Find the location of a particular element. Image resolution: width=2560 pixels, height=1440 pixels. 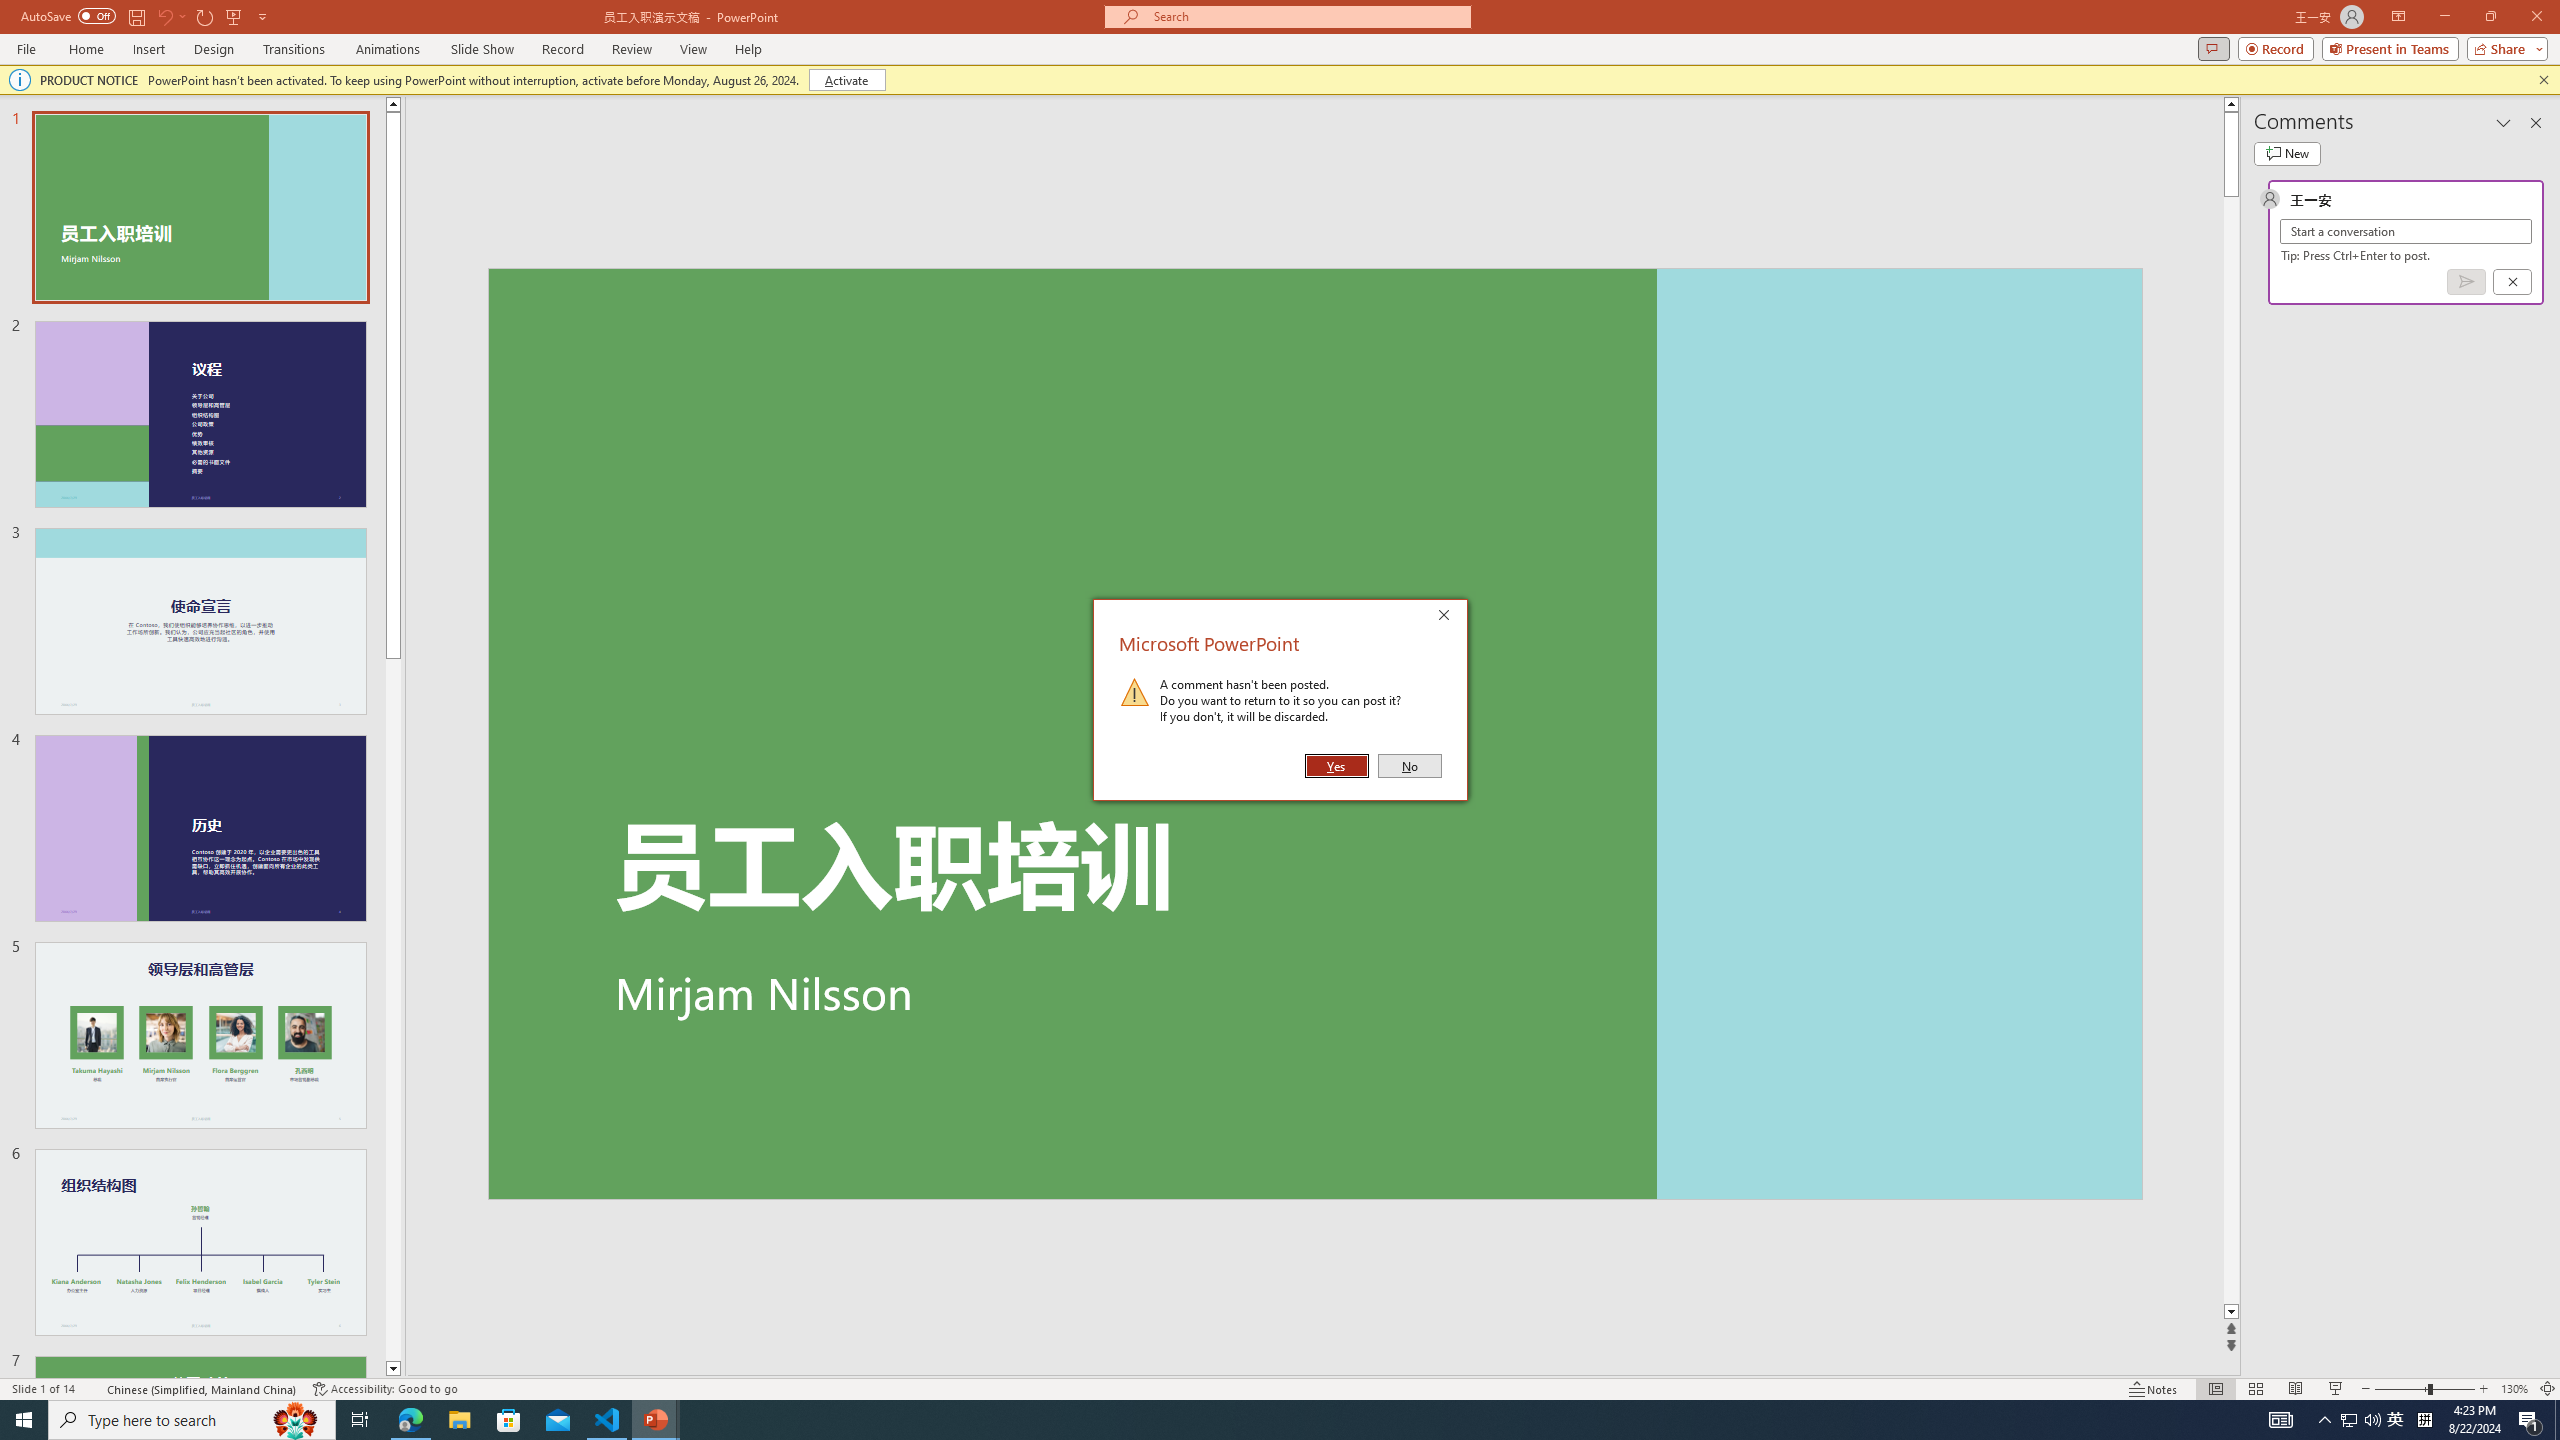

'Post comment (Ctrl + Enter)' is located at coordinates (2466, 282).